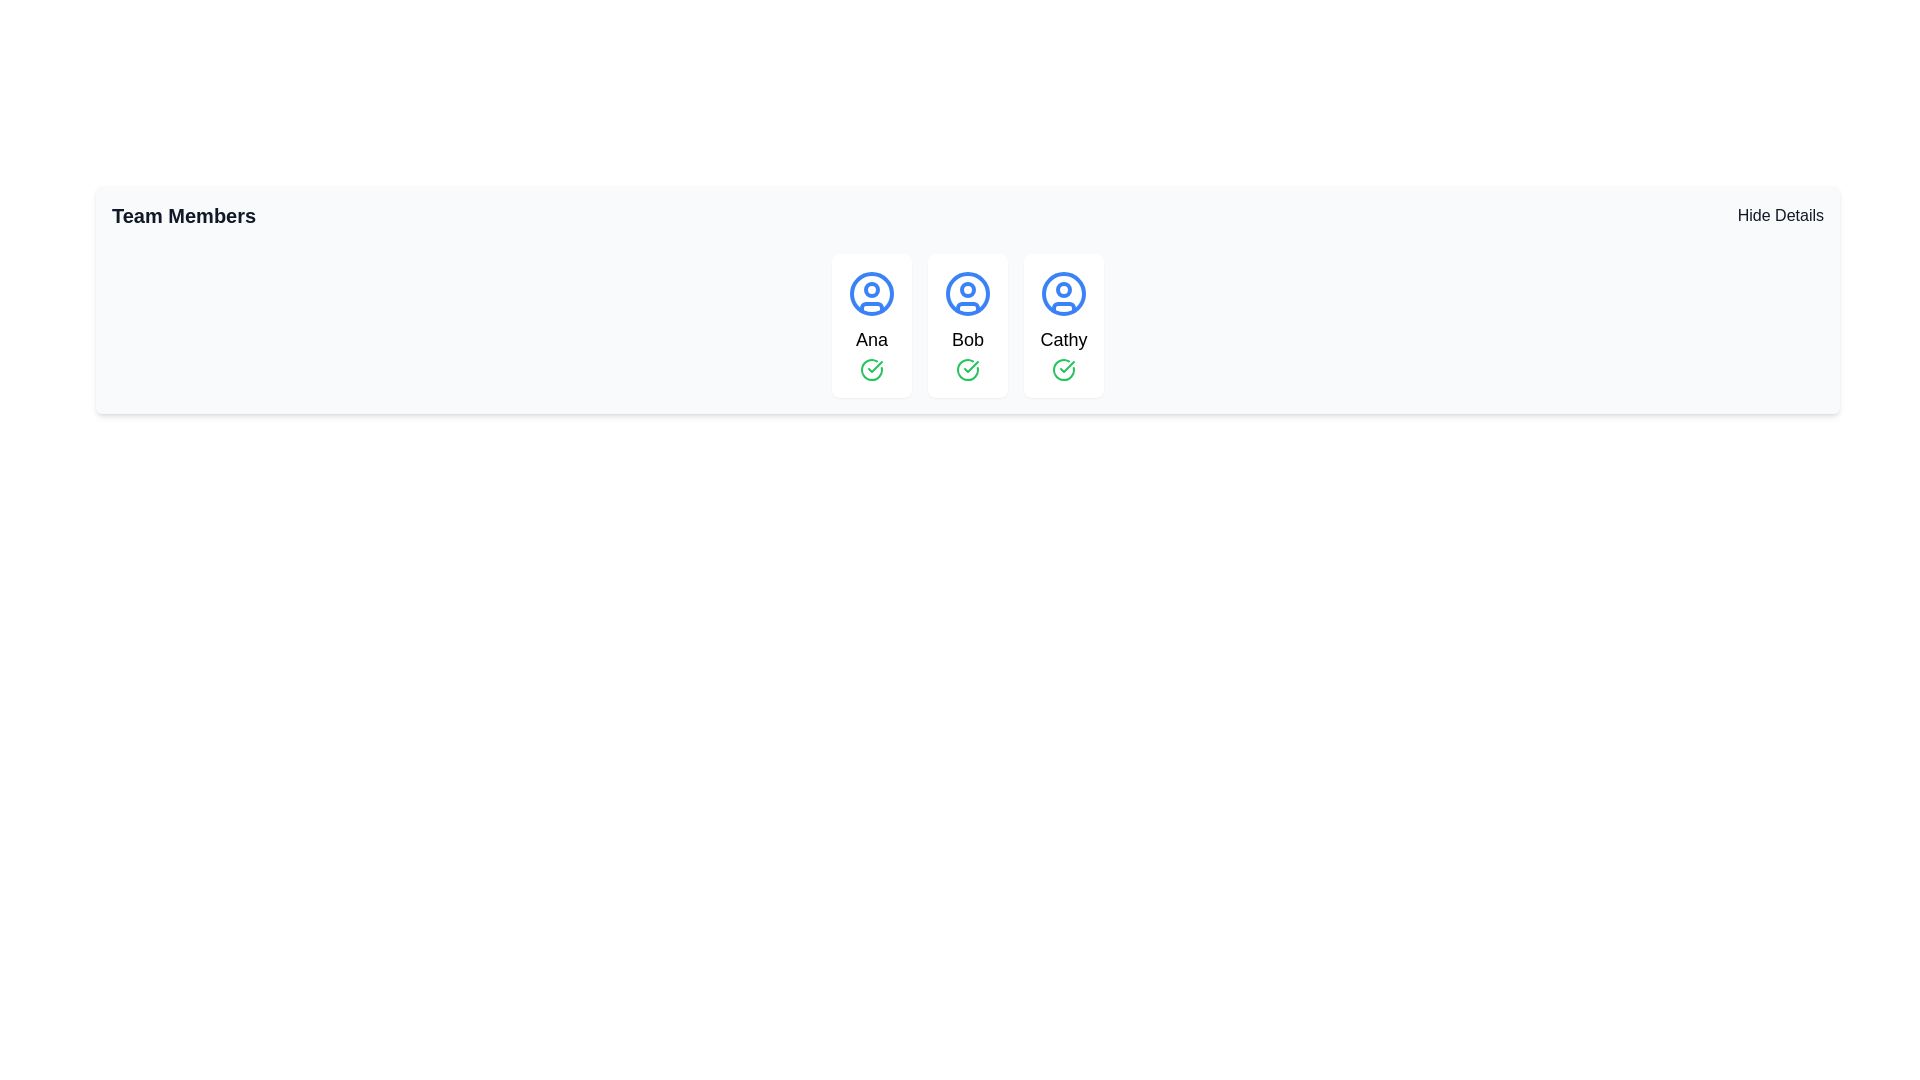 Image resolution: width=1920 pixels, height=1080 pixels. I want to click on the text label identifying the individual represented by the user icon in the first column of user profile cards, so click(872, 338).